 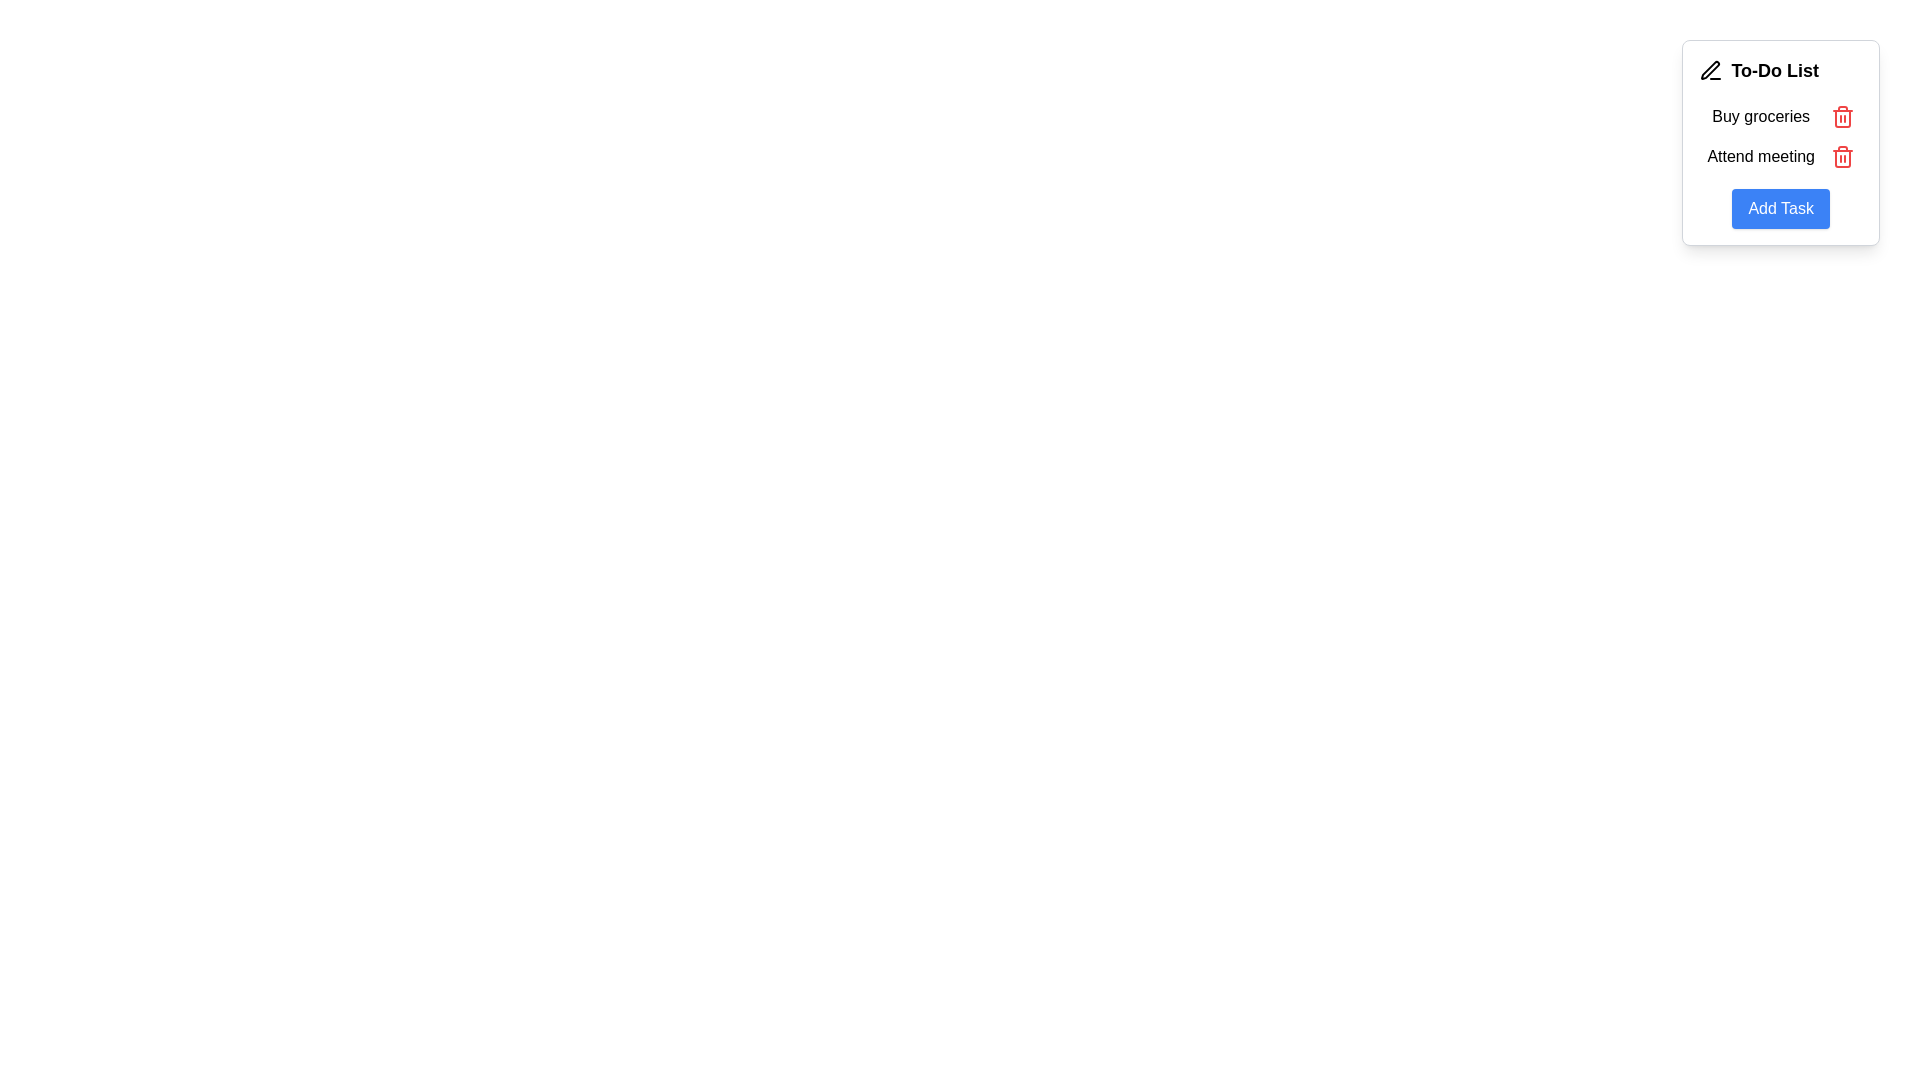 I want to click on on the text label reading 'Buy groceries' located in the first task row of the 'To-Do List' section, so click(x=1761, y=116).